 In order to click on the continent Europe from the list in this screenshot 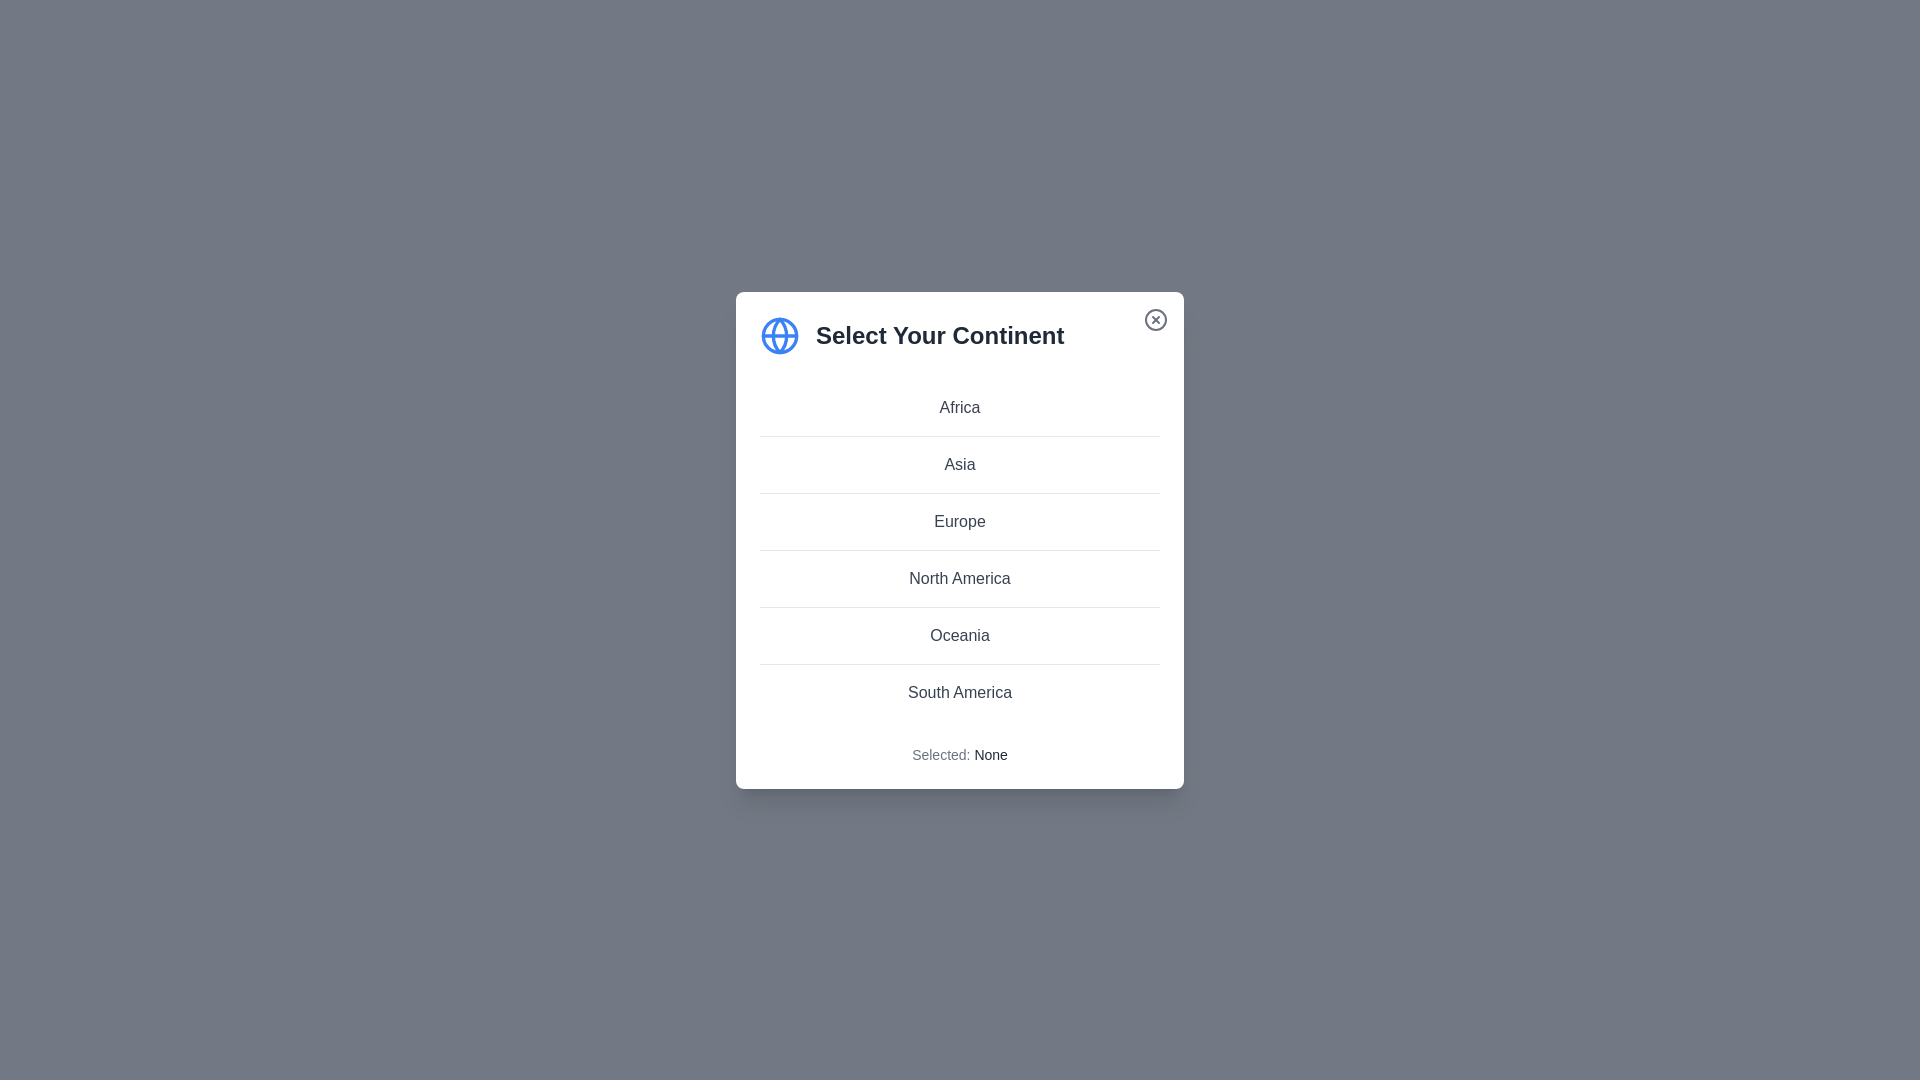, I will do `click(960, 519)`.